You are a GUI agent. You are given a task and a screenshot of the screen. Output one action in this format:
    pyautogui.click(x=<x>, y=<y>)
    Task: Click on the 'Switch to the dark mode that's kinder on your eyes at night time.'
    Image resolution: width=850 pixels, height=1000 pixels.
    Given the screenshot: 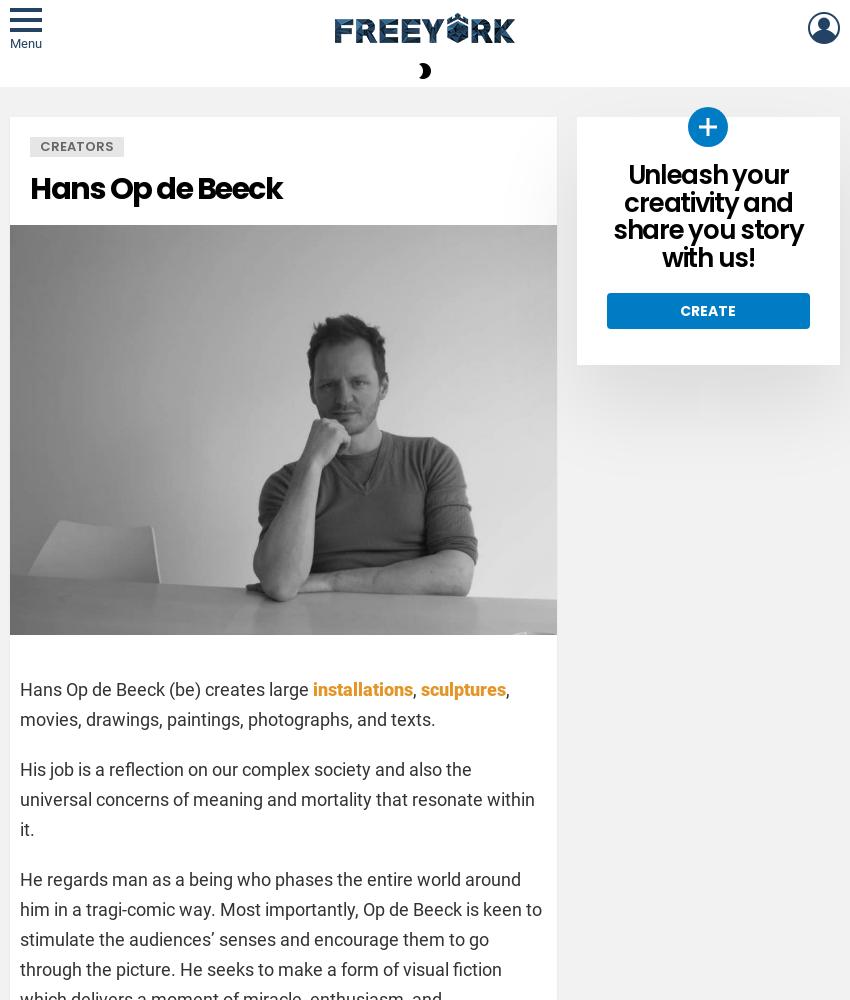 What is the action you would take?
    pyautogui.click(x=621, y=138)
    